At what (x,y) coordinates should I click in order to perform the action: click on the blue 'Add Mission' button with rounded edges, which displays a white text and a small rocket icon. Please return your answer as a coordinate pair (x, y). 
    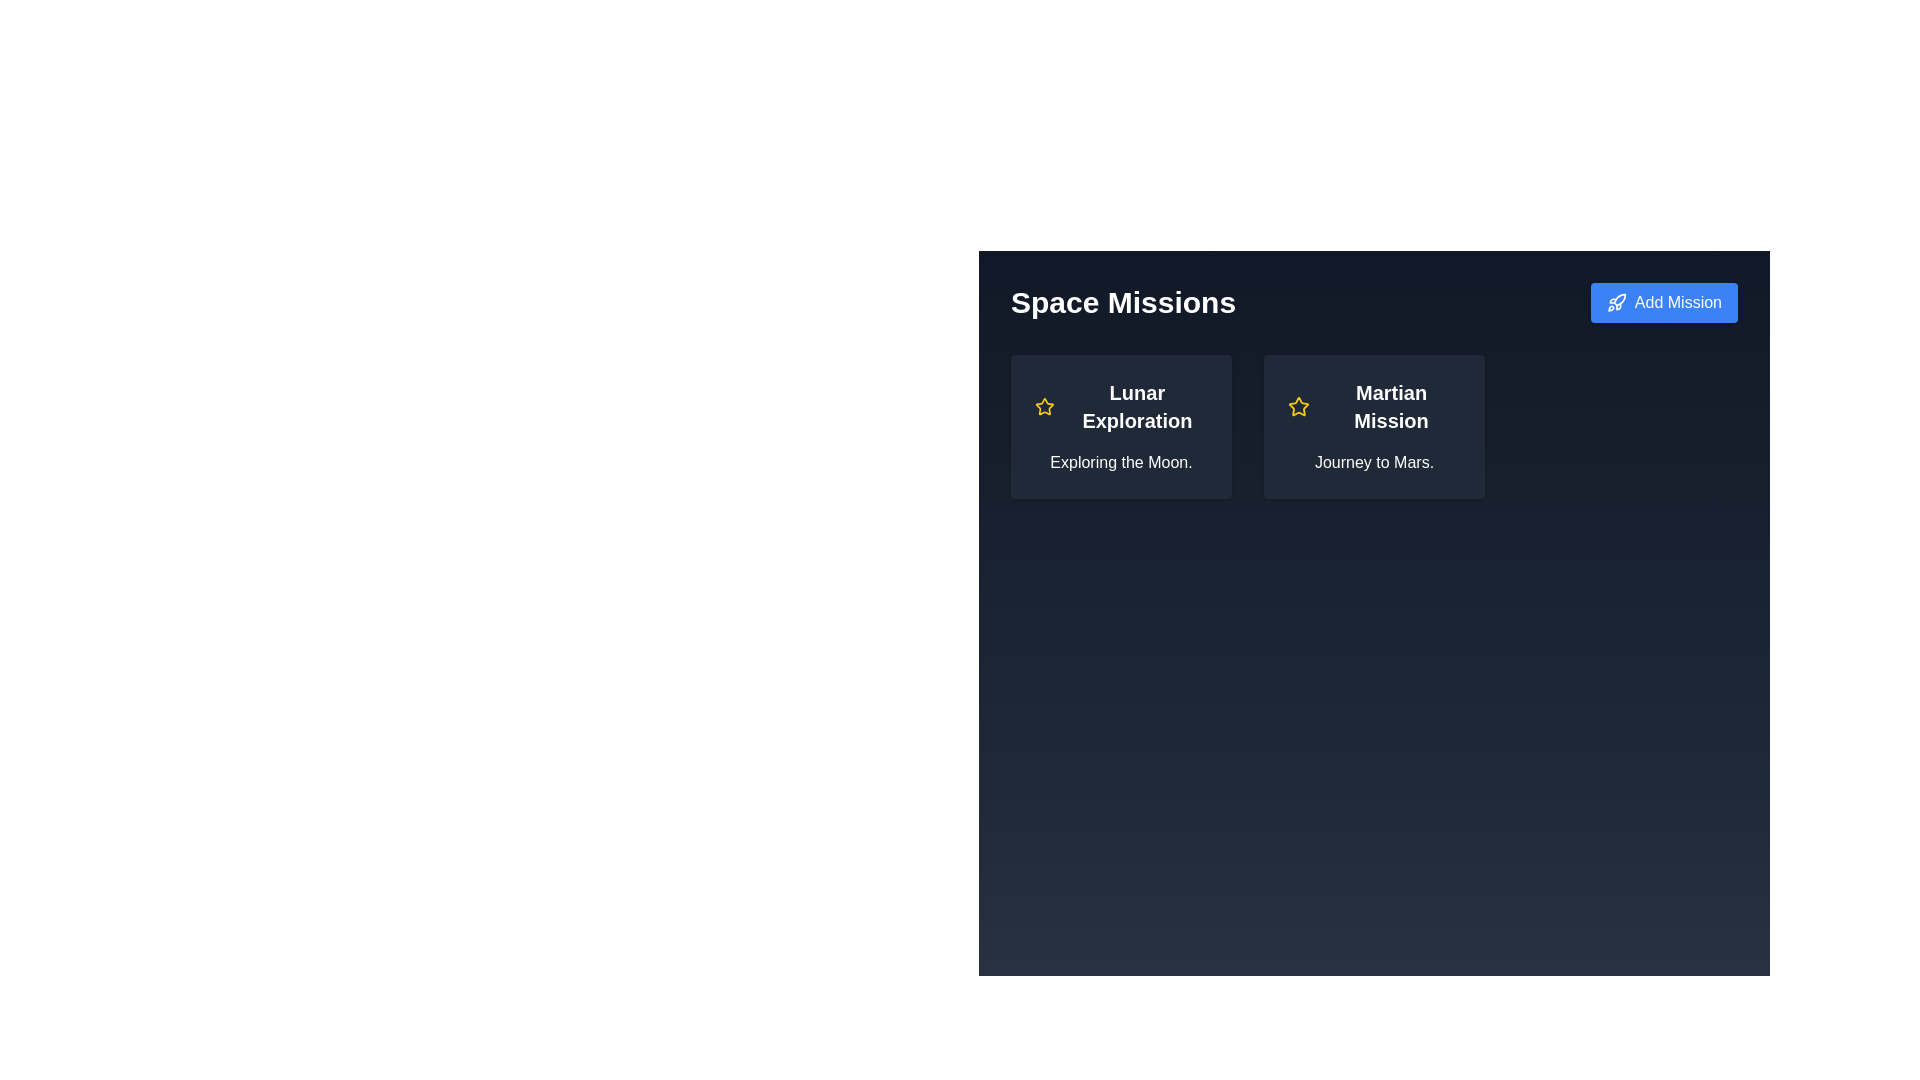
    Looking at the image, I should click on (1664, 303).